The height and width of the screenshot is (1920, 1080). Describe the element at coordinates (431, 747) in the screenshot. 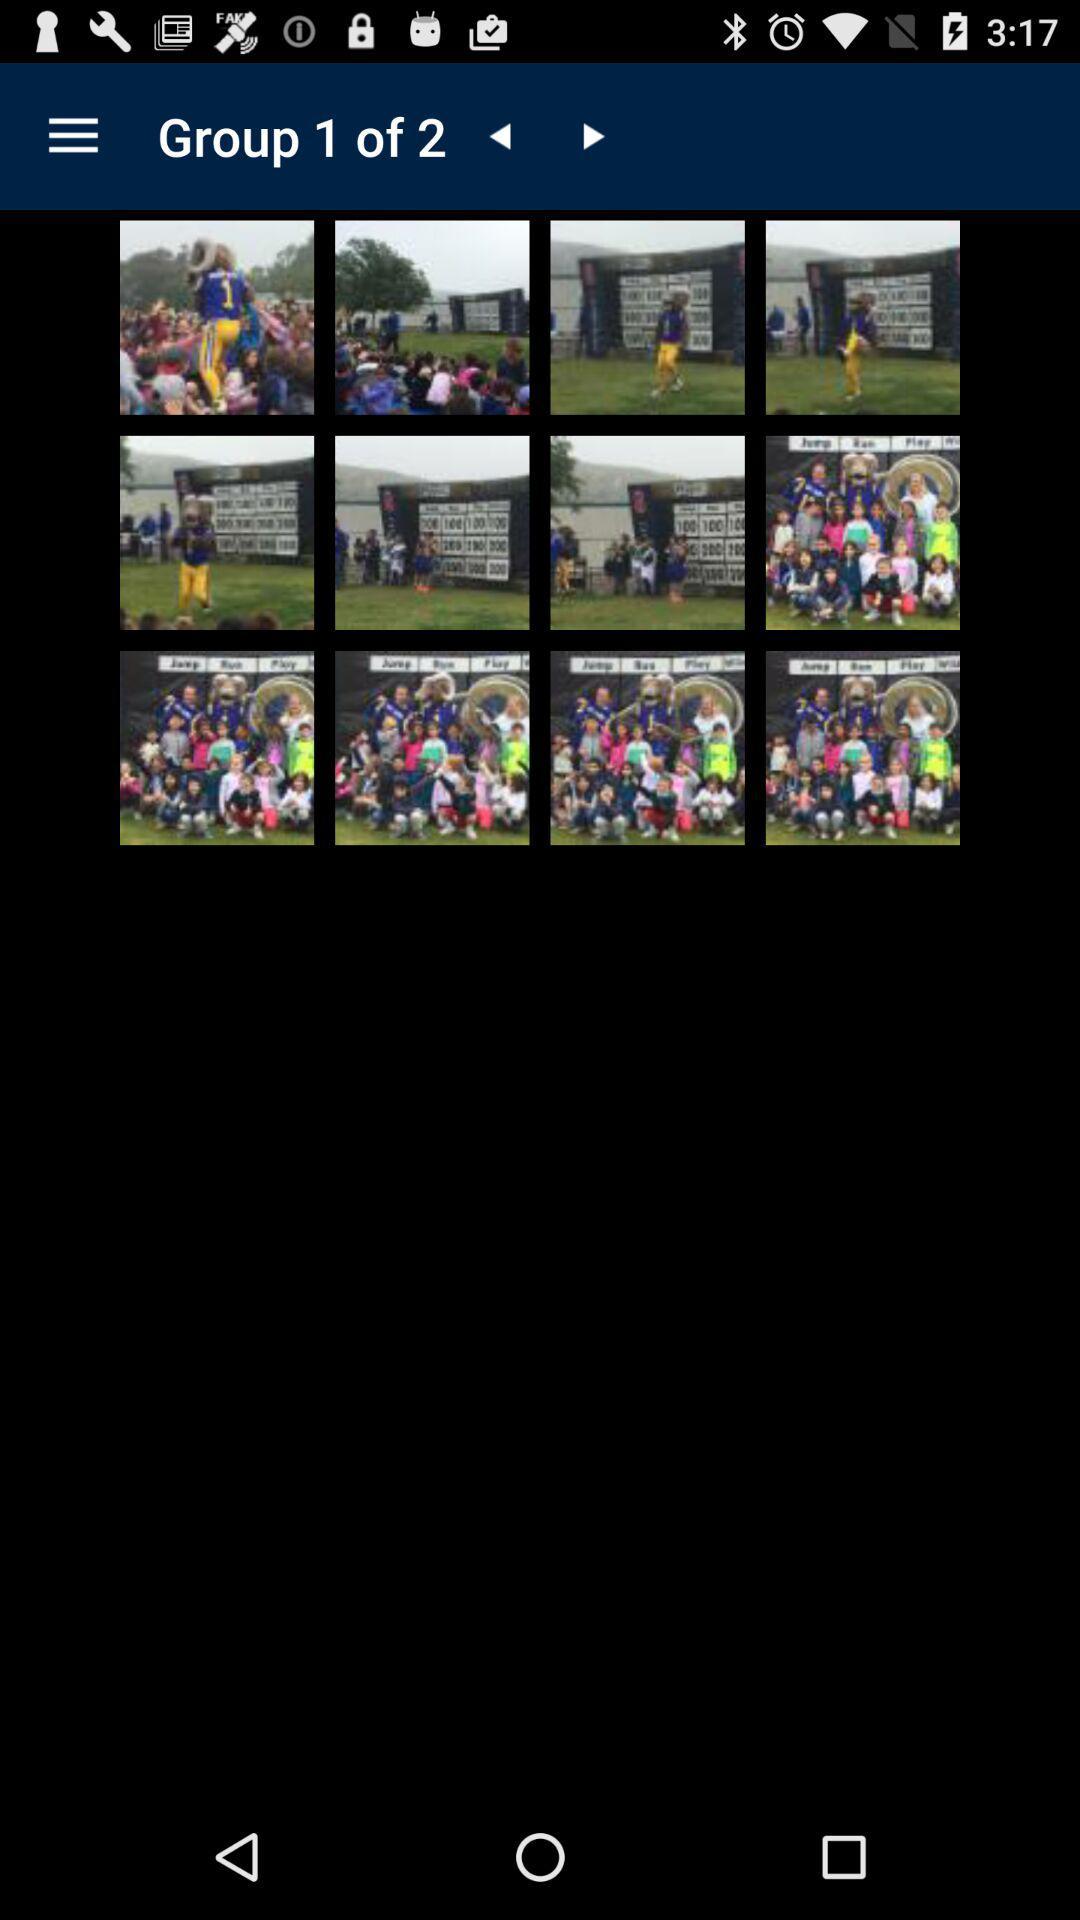

I see `photograph` at that location.